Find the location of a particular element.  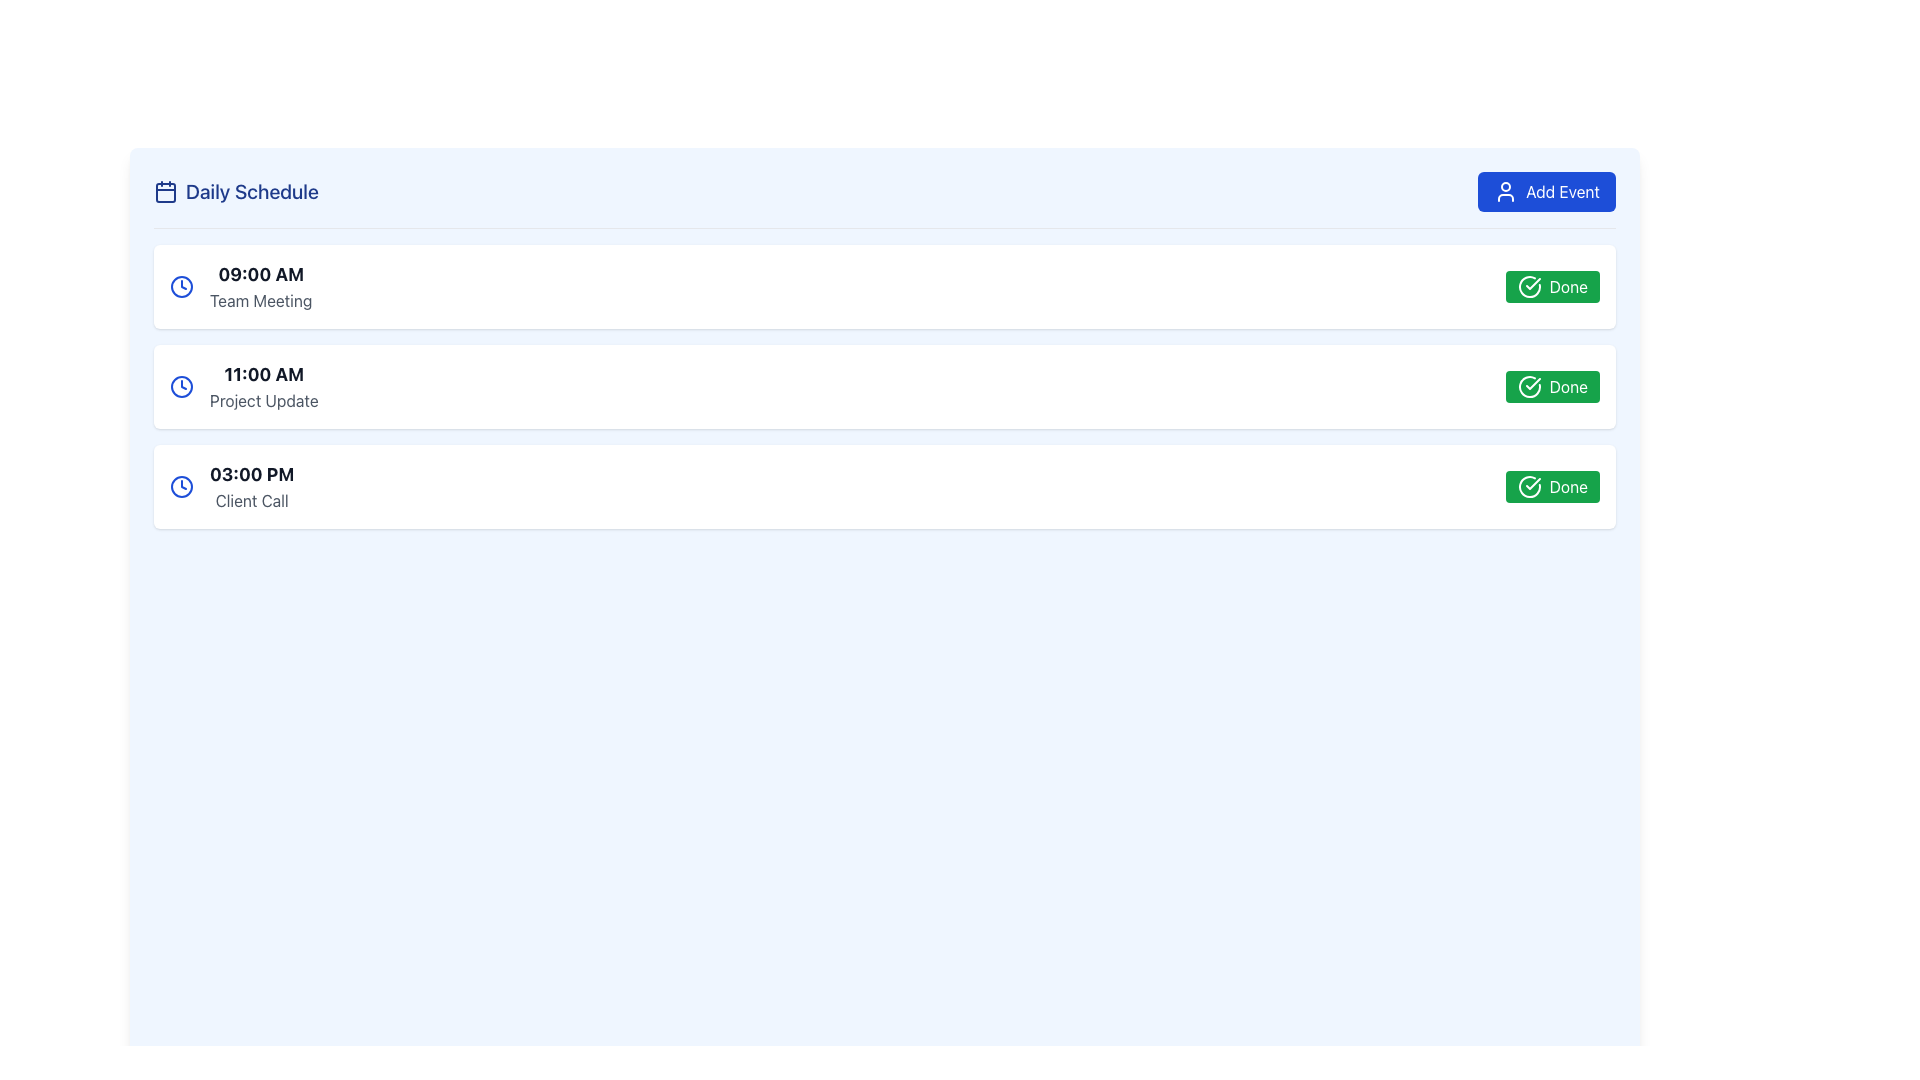

the checkmark icon inside the green rounded rectangle located in the 'Done' status area adjacent to the '11:00 AM Project Update' entry is located at coordinates (1532, 384).